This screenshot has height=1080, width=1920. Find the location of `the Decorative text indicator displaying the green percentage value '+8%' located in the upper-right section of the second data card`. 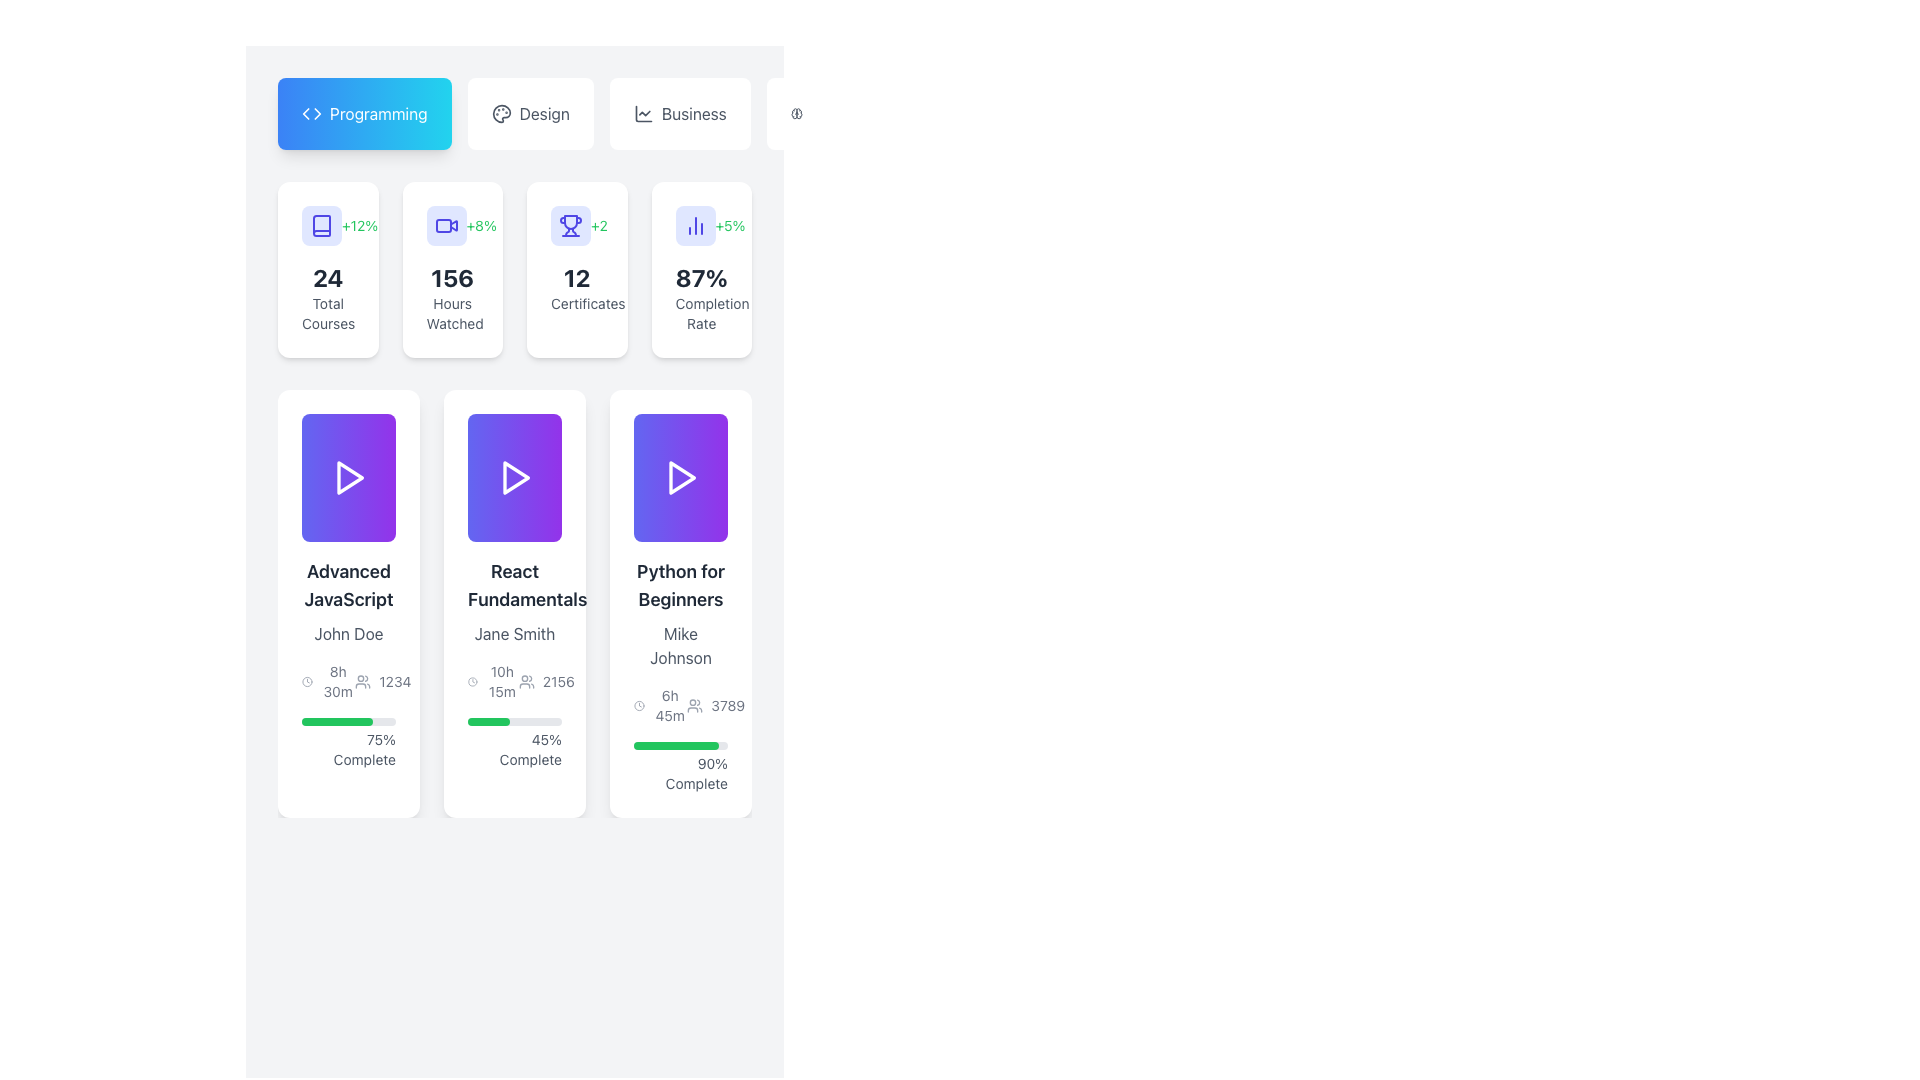

the Decorative text indicator displaying the green percentage value '+8%' located in the upper-right section of the second data card is located at coordinates (481, 225).